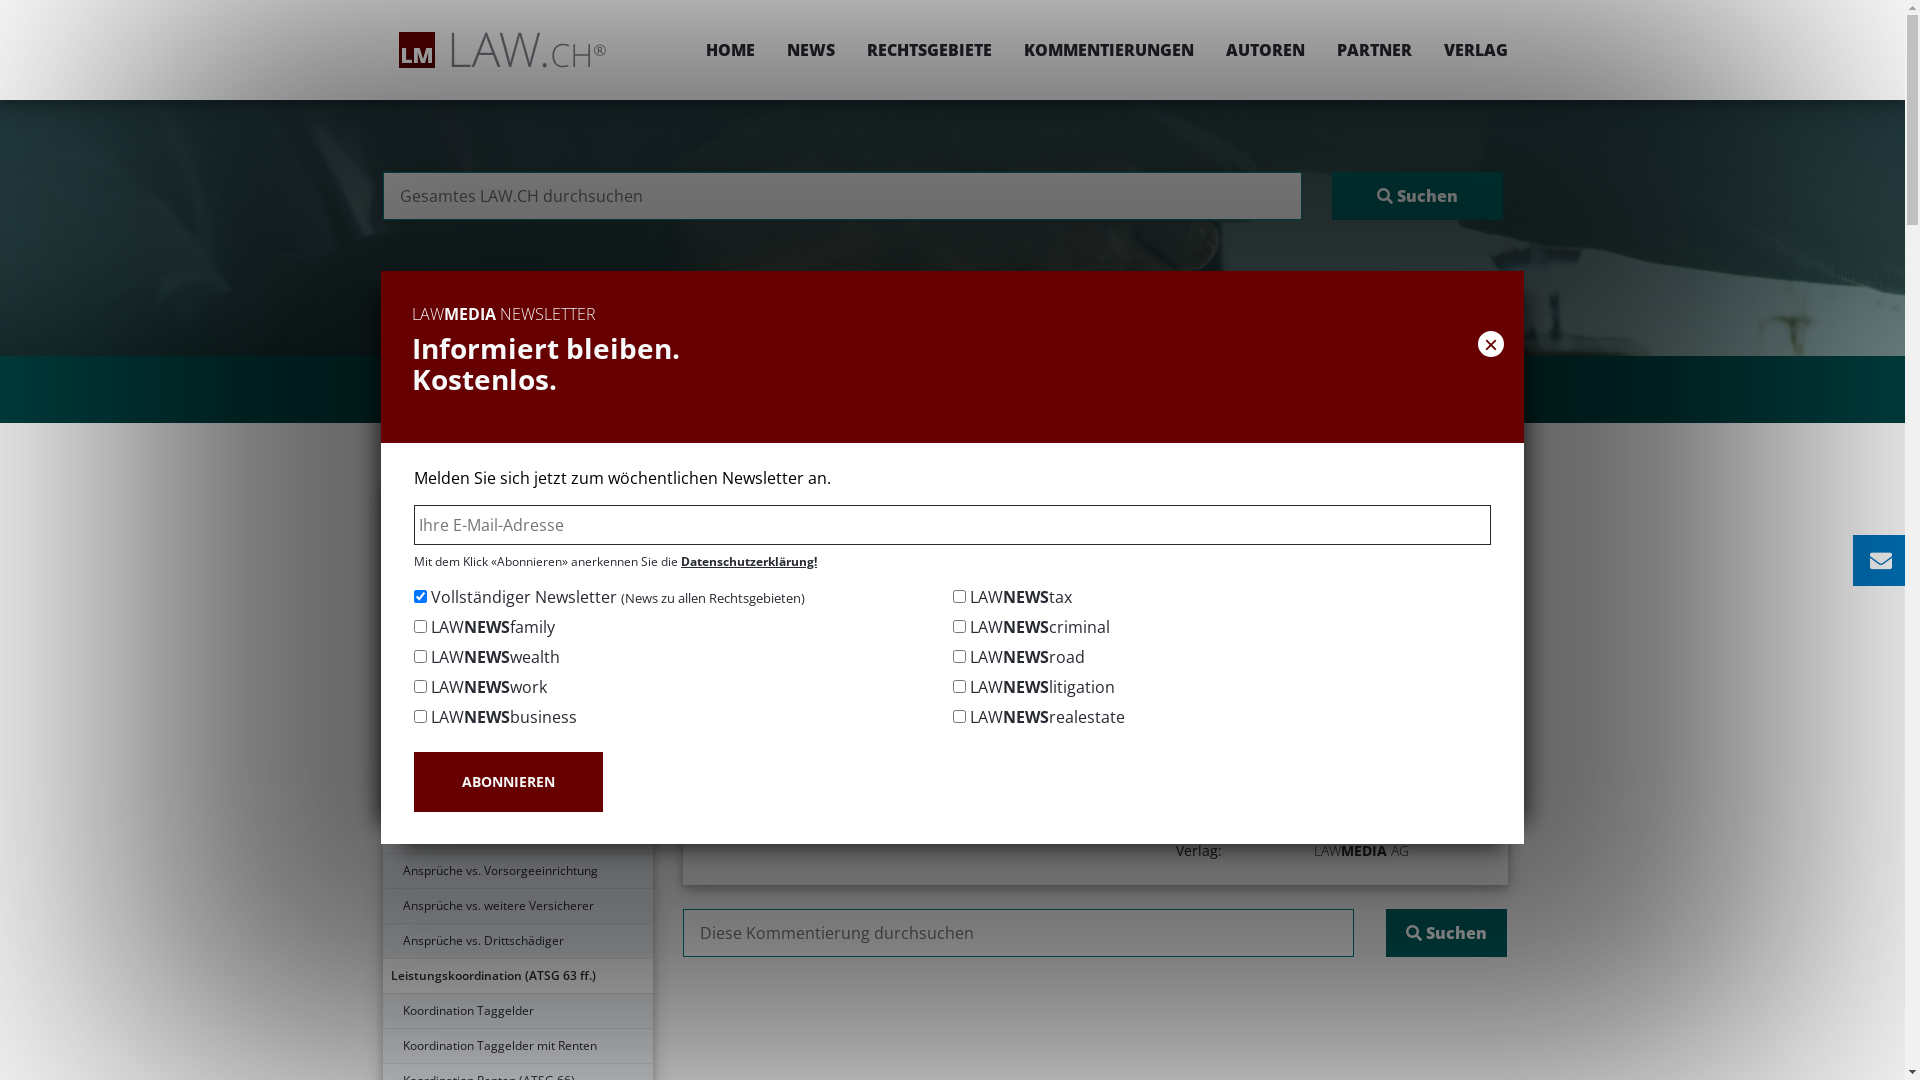 This screenshot has width=1920, height=1080. I want to click on 'HOME', so click(690, 49).